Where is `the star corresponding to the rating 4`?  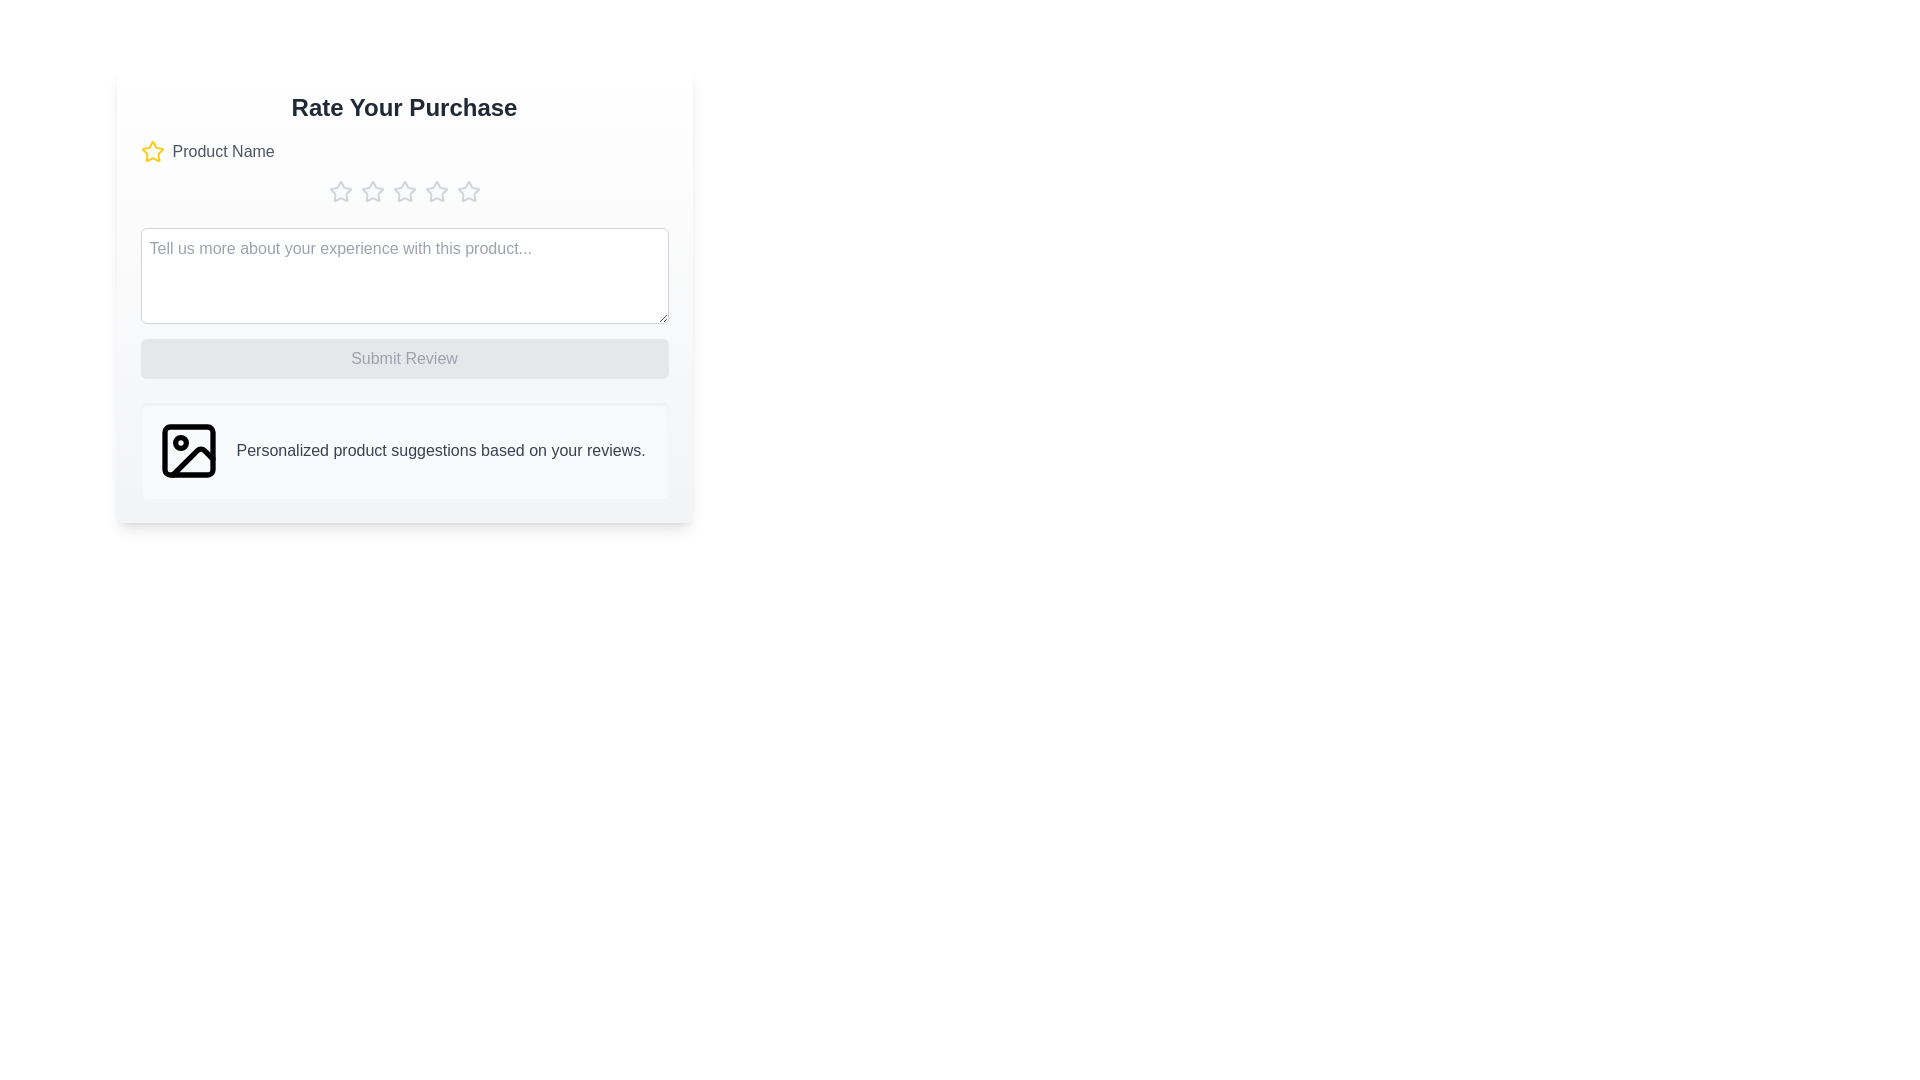
the star corresponding to the rating 4 is located at coordinates (435, 192).